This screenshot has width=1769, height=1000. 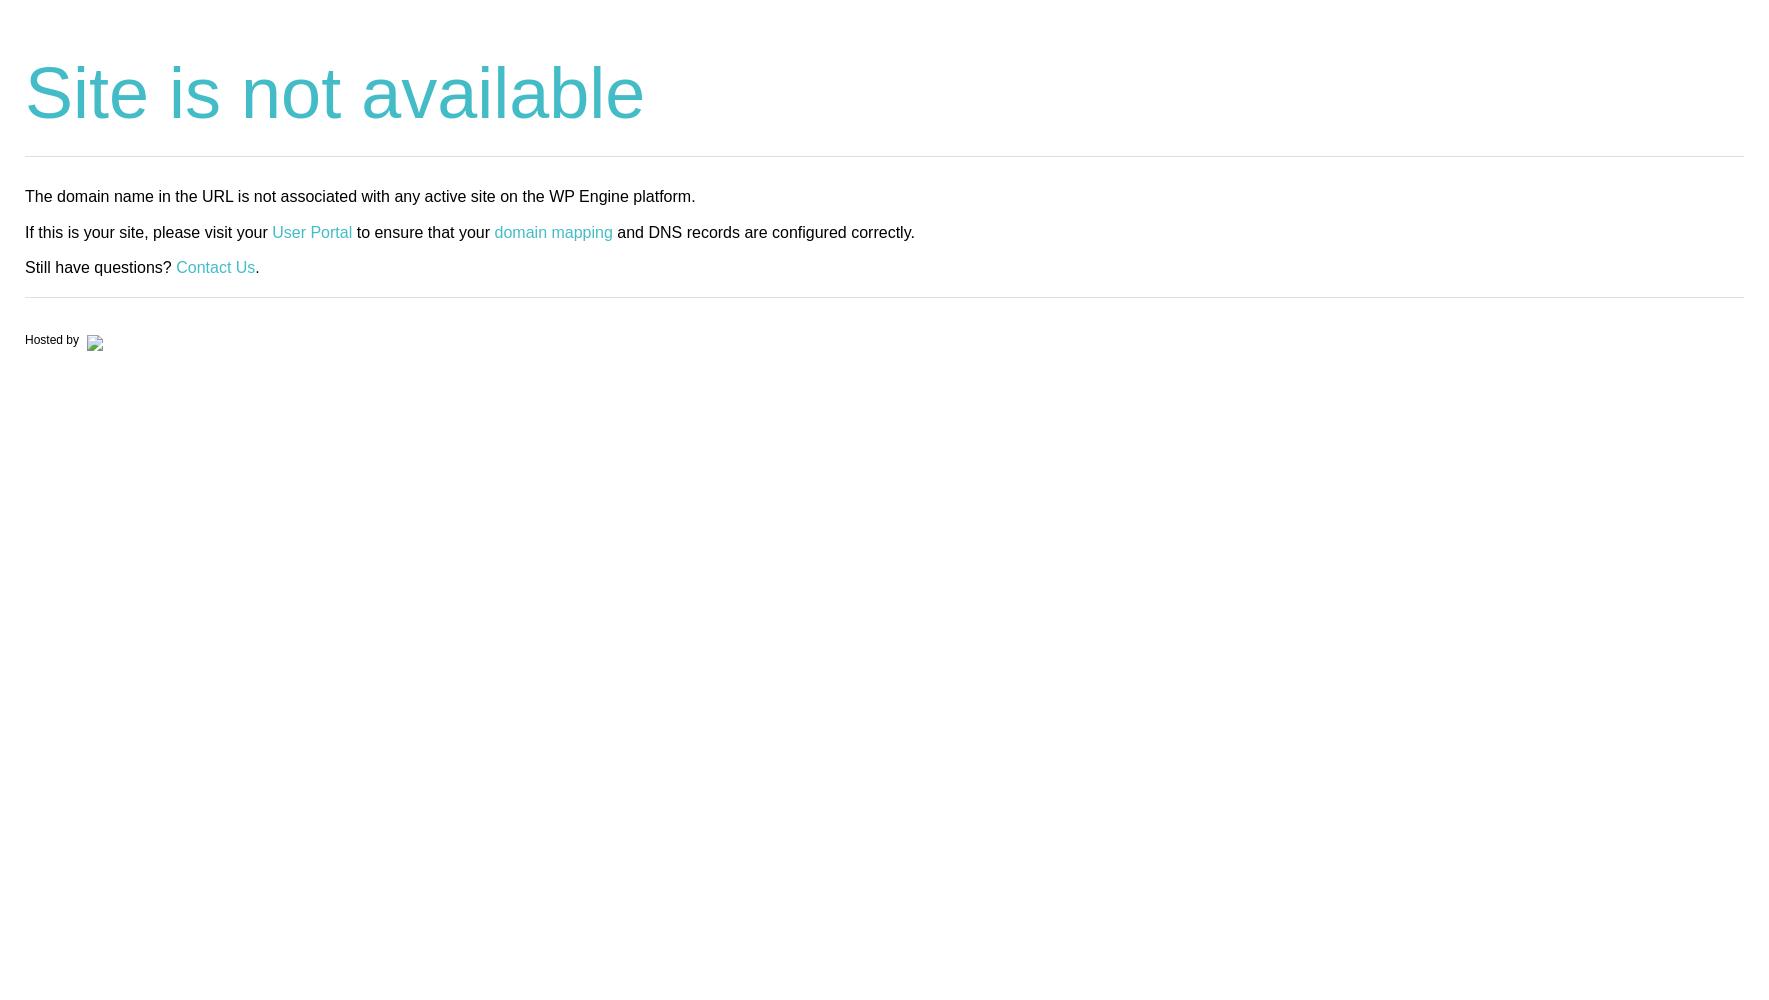 I want to click on 'Hosted by', so click(x=52, y=338).